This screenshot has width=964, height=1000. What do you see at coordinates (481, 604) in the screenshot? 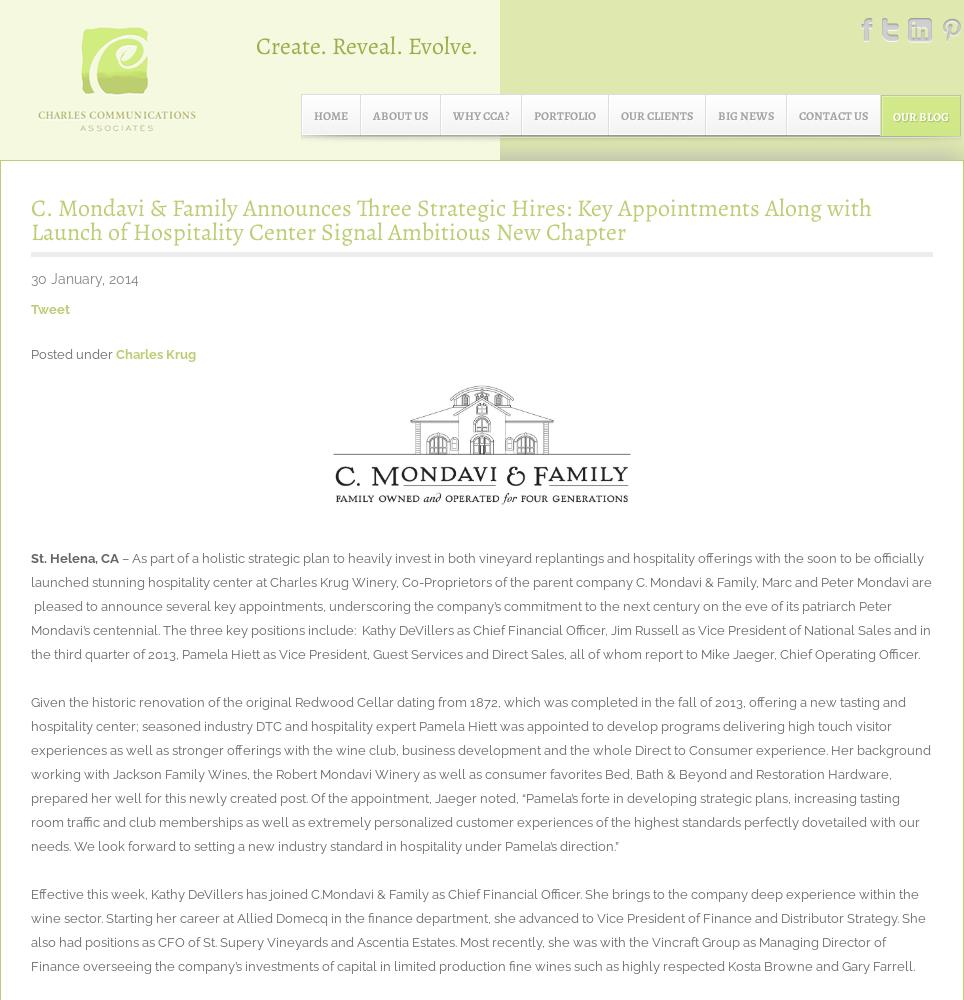
I see `'– As part of a holistic strategic plan to heavily invest in both vineyard replantings and hospitality offerings with the soon to be officially launched stunning hospitality center at Charles Krug Winery, Co-Proprietors of the parent company C. Mondavi & Family, Marc and Peter Mondavi are  pleased to announce several key appointments, underscoring the company’s commitment to the next century on the eve of its patriarch Peter Mondavi’s centennial. The three key positions include:  Kathy DeVillers as Chief Financial Officer, Jim Russell as Vice President of National Sales and in the third quarter of 2013, Pamela Hiett as Vice President, Guest Services and Direct Sales, all of whom report to Mike Jaeger, Chief Operating Officer.'` at bounding box center [481, 604].